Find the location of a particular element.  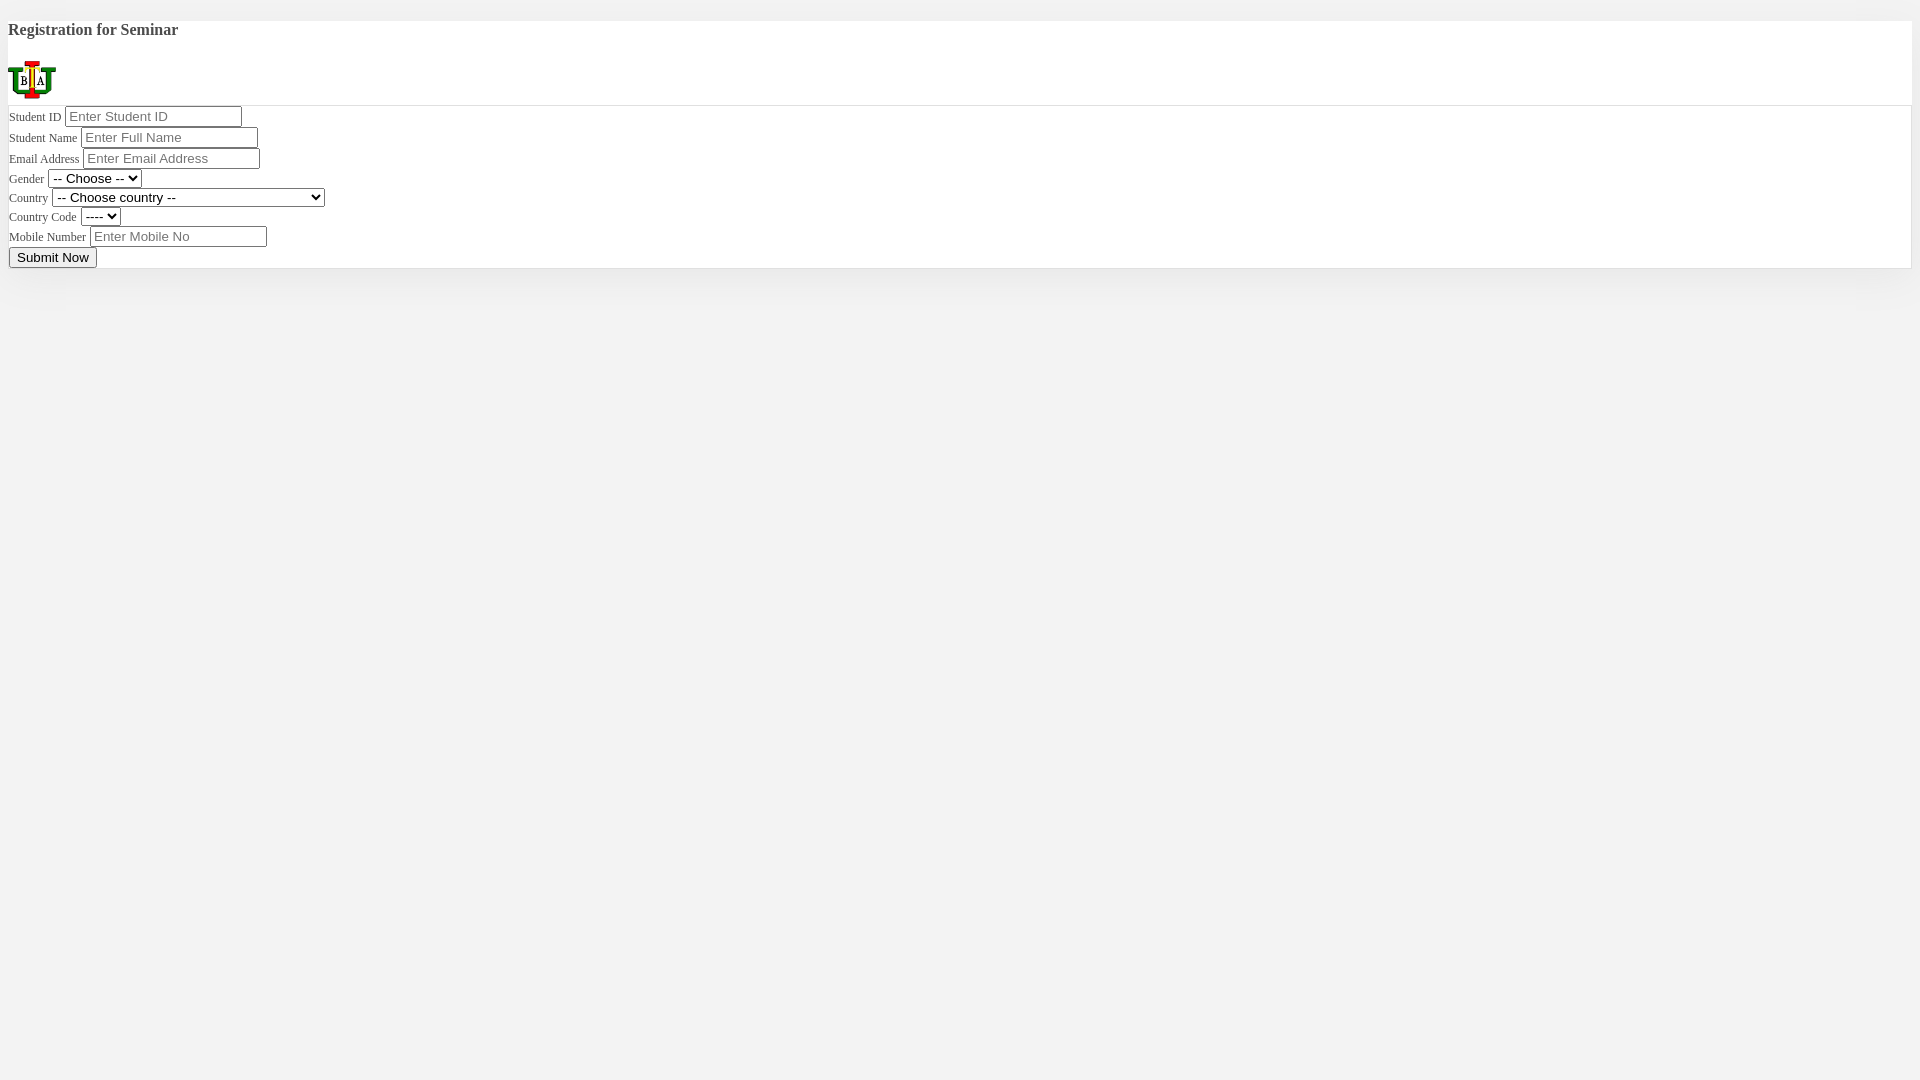

'Submit Now' is located at coordinates (52, 256).